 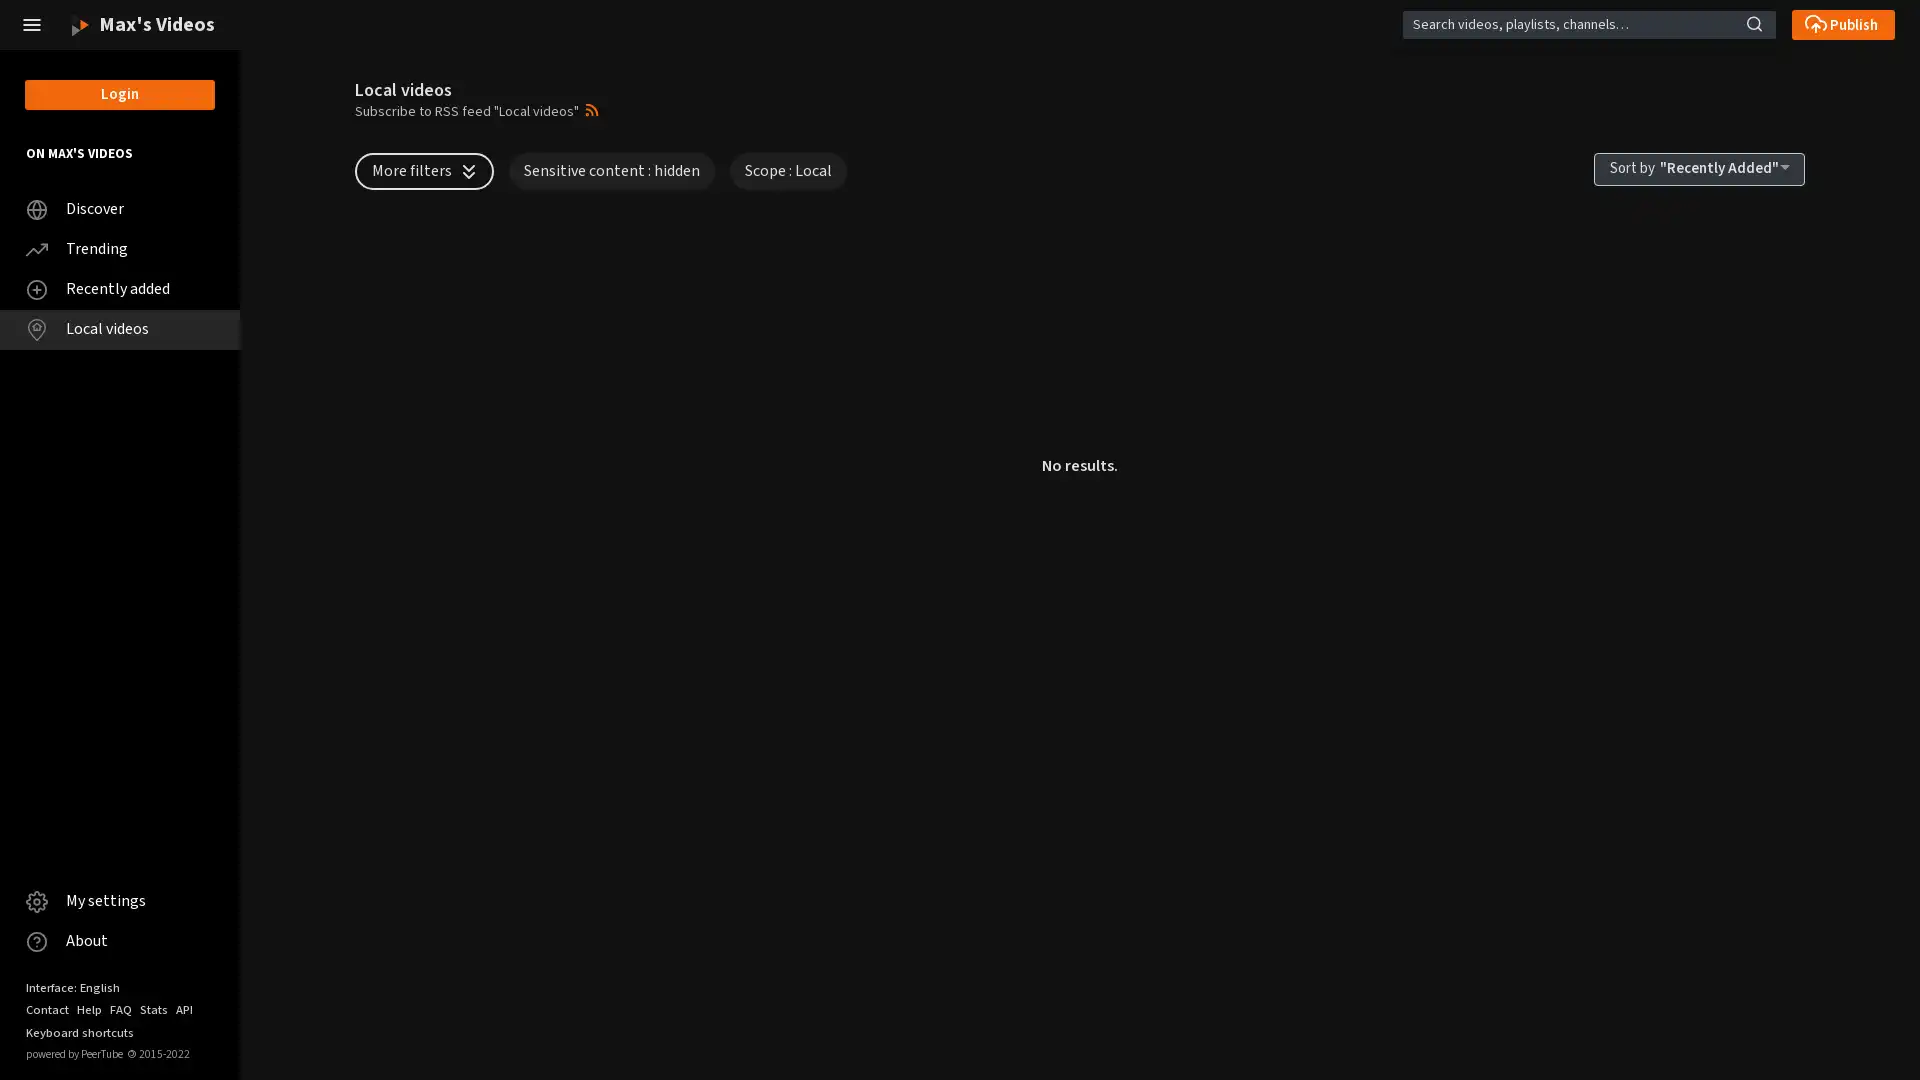 I want to click on Open syndication dropdown, so click(x=590, y=108).